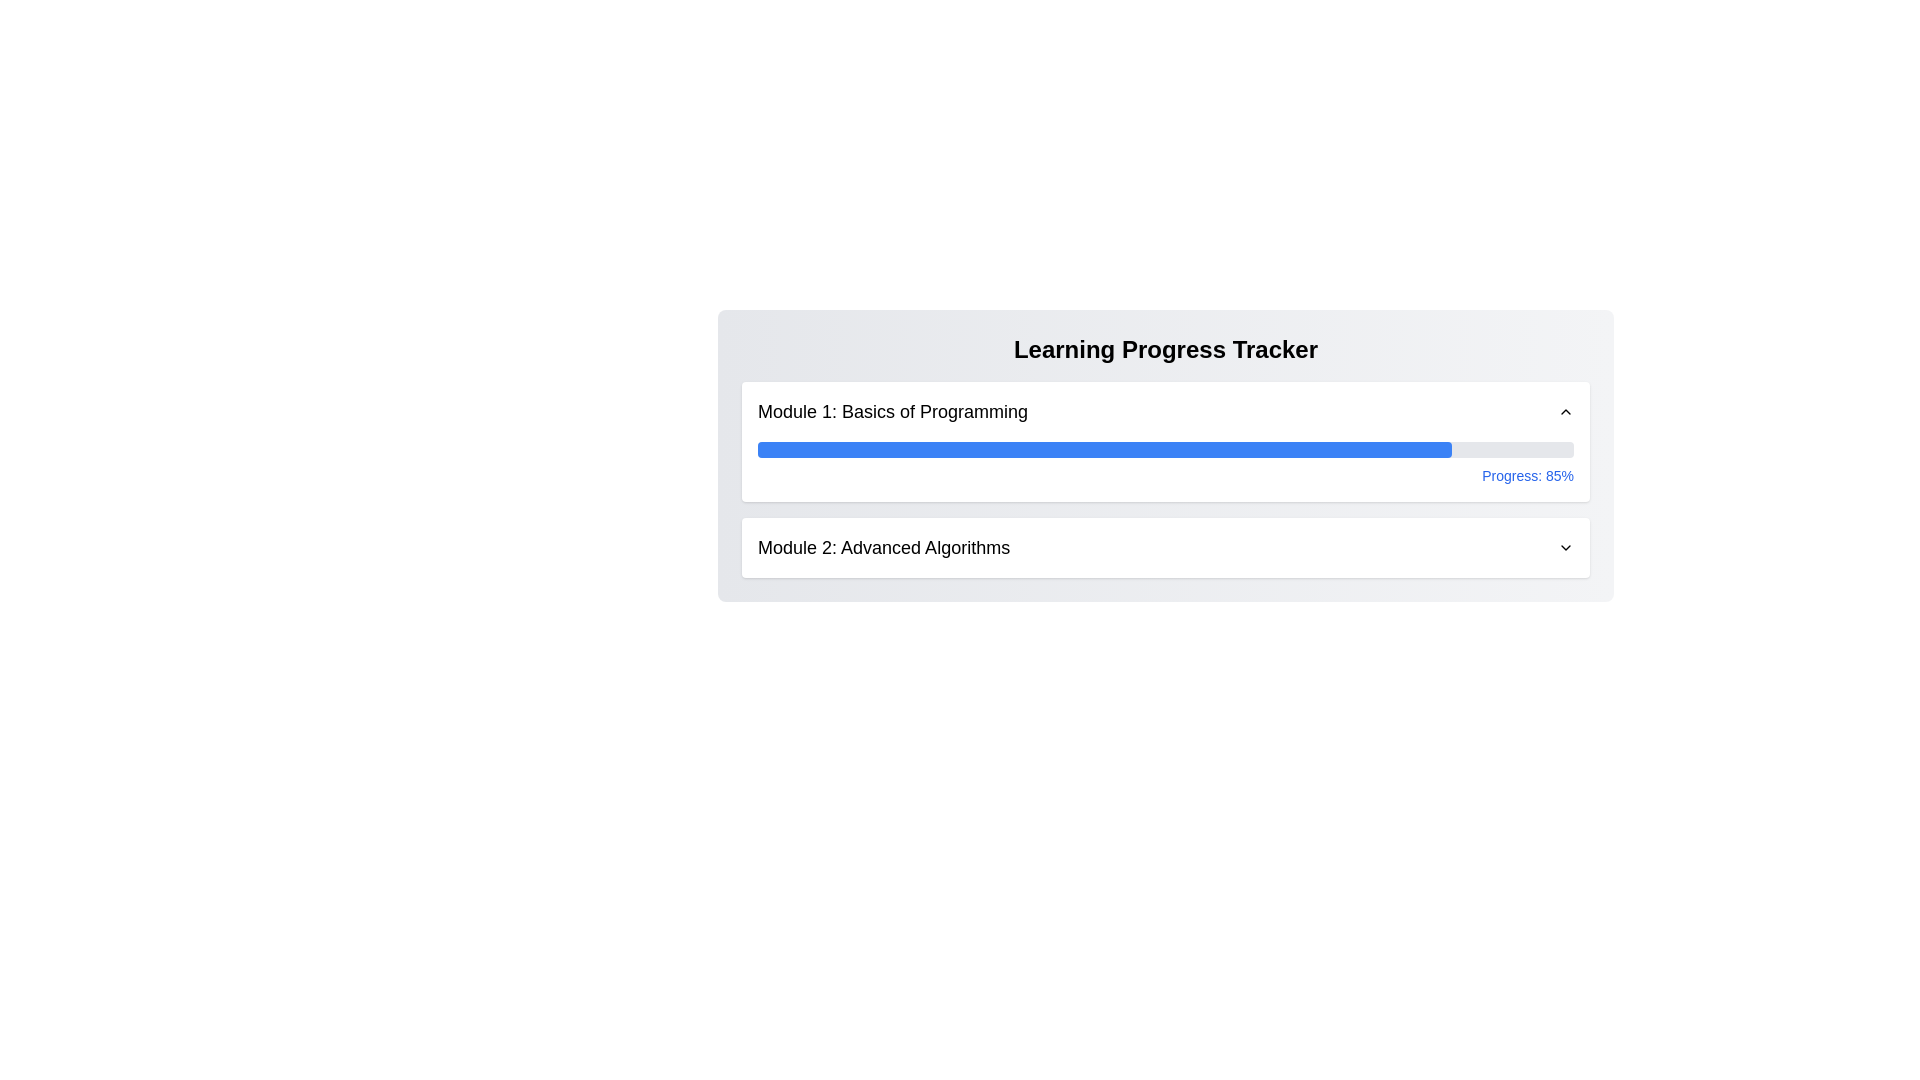 The width and height of the screenshot is (1920, 1080). What do you see at coordinates (1166, 463) in the screenshot?
I see `displayed progress percentage from the progress bar for 'Module 1: Basics of Programming', which is centrally located within its bounding box` at bounding box center [1166, 463].